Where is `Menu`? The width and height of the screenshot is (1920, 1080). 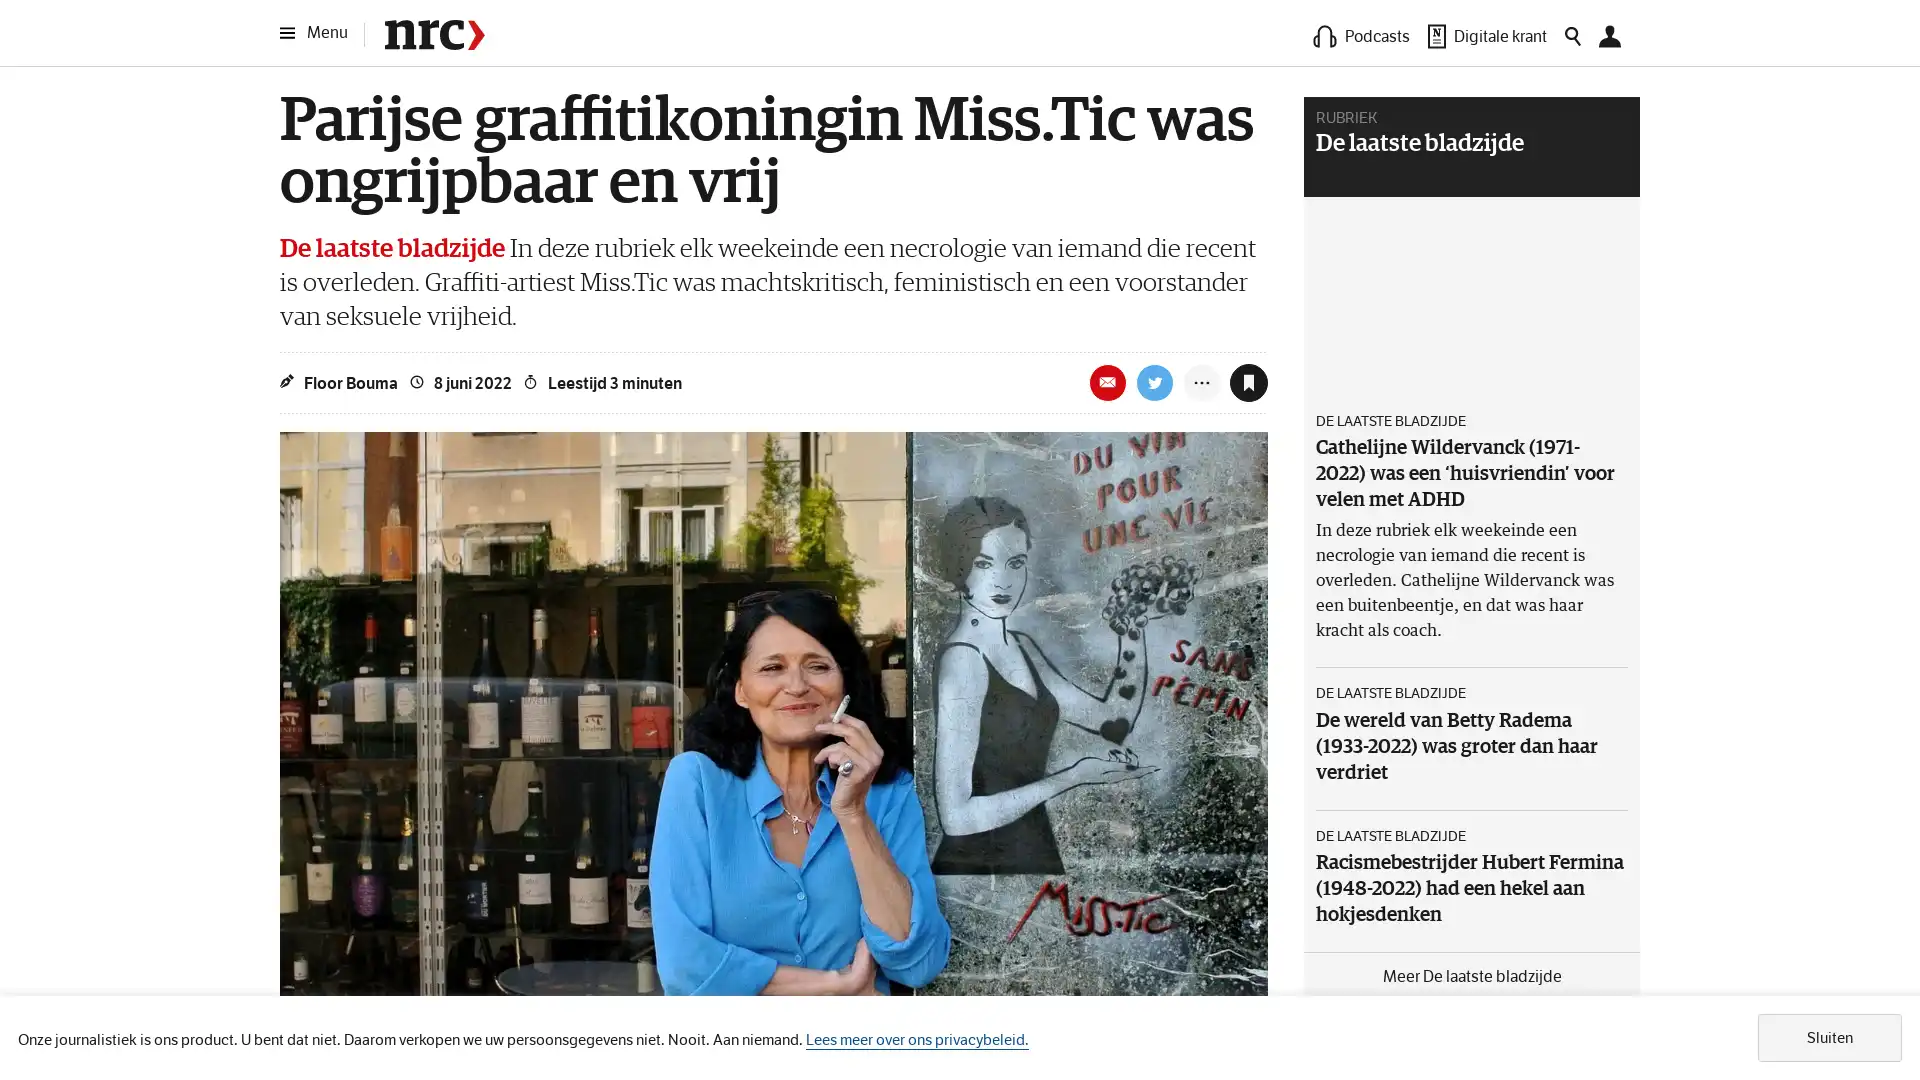 Menu is located at coordinates (320, 33).